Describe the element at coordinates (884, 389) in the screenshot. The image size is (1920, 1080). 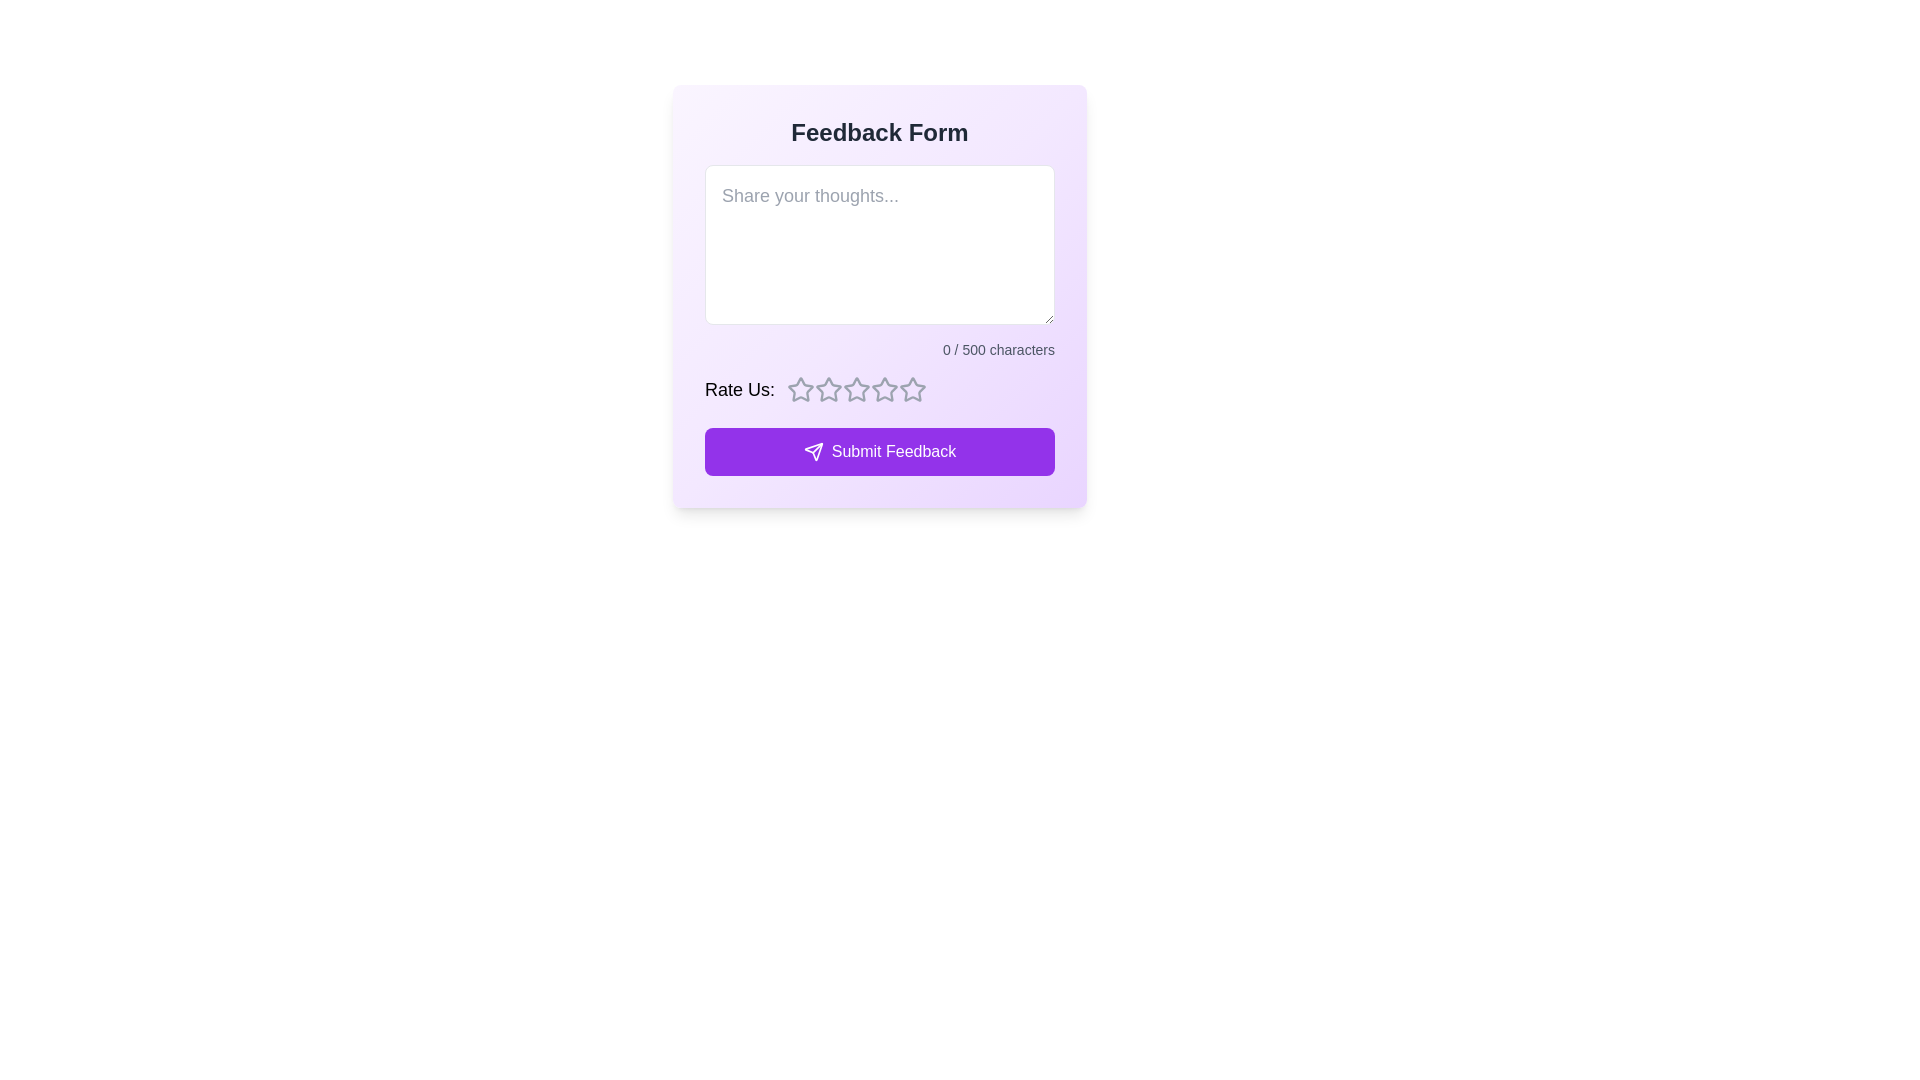
I see `the fifth rating star icon in the 'Rate Us:' section of the Feedback Form` at that location.